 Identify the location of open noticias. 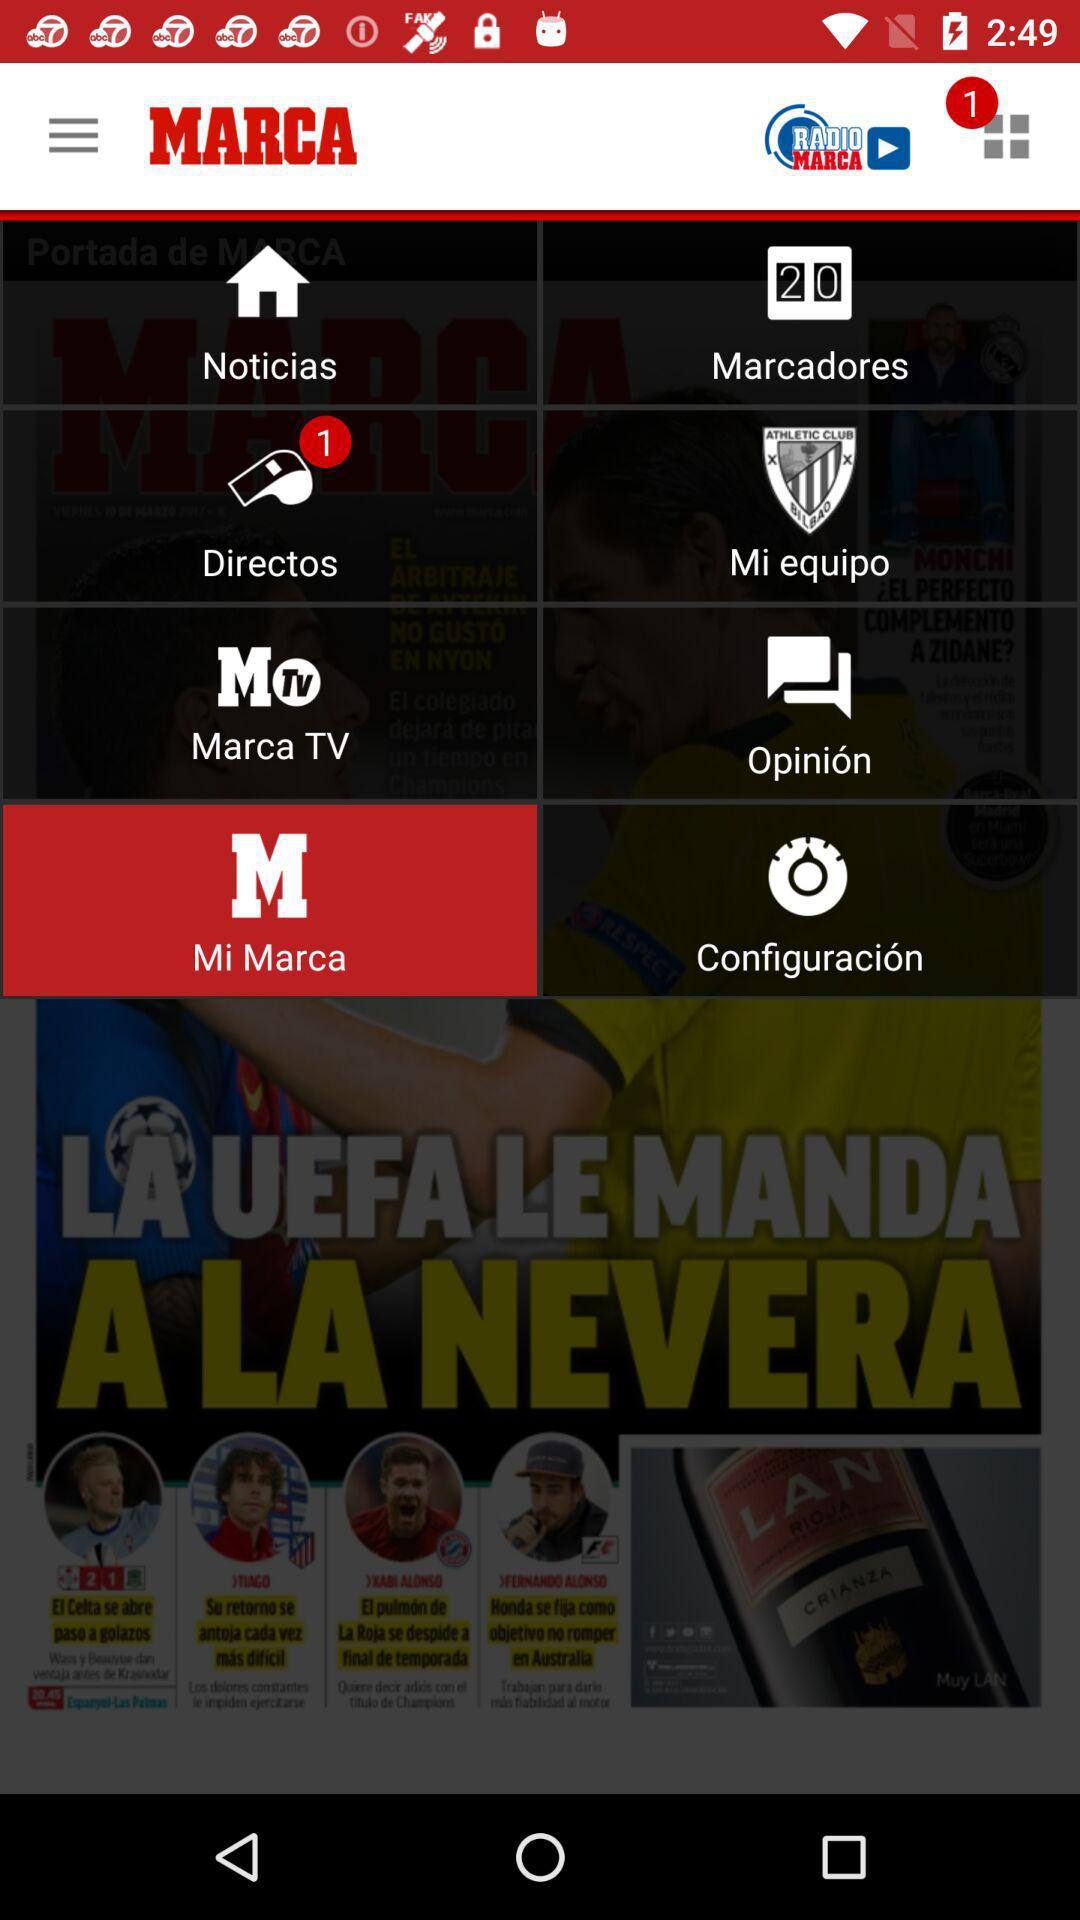
(270, 307).